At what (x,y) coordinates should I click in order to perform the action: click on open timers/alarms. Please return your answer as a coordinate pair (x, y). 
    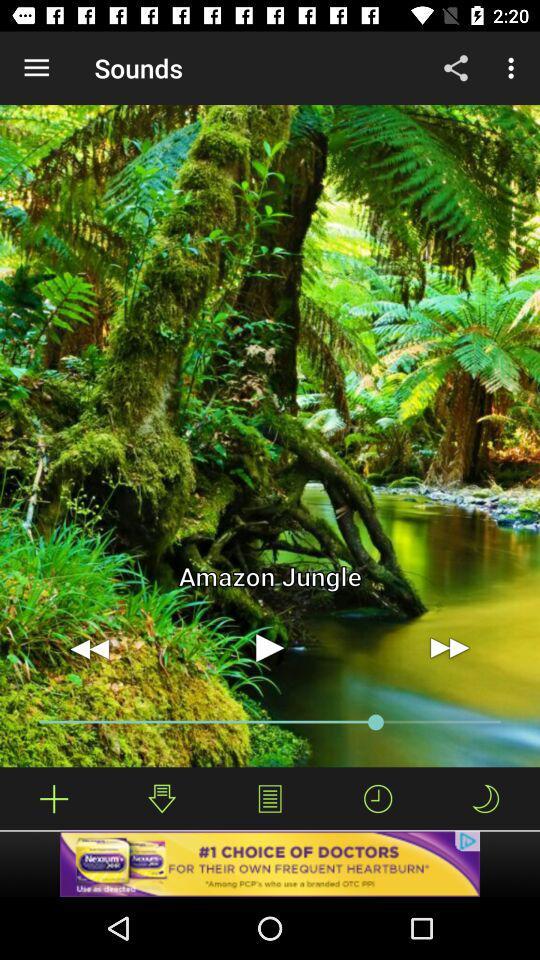
    Looking at the image, I should click on (378, 798).